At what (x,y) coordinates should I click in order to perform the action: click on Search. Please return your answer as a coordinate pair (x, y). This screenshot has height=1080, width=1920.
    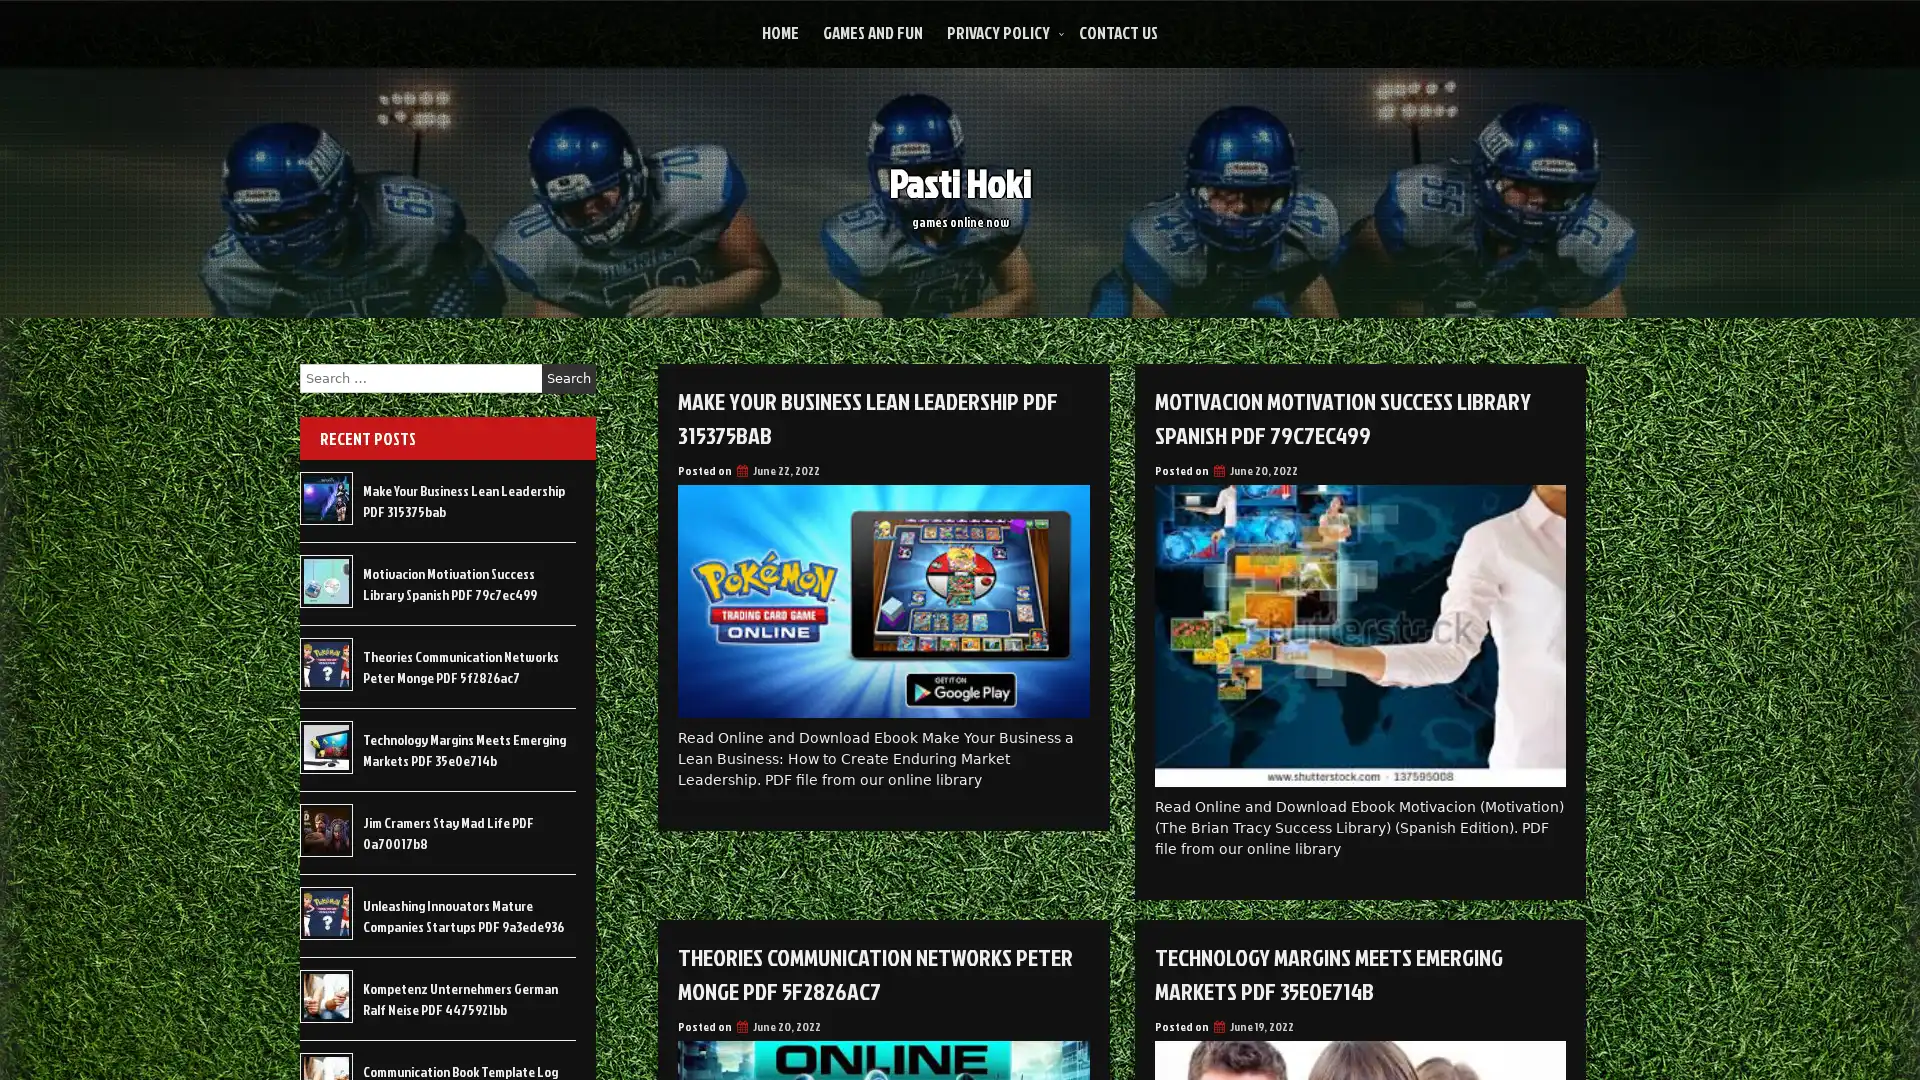
    Looking at the image, I should click on (568, 378).